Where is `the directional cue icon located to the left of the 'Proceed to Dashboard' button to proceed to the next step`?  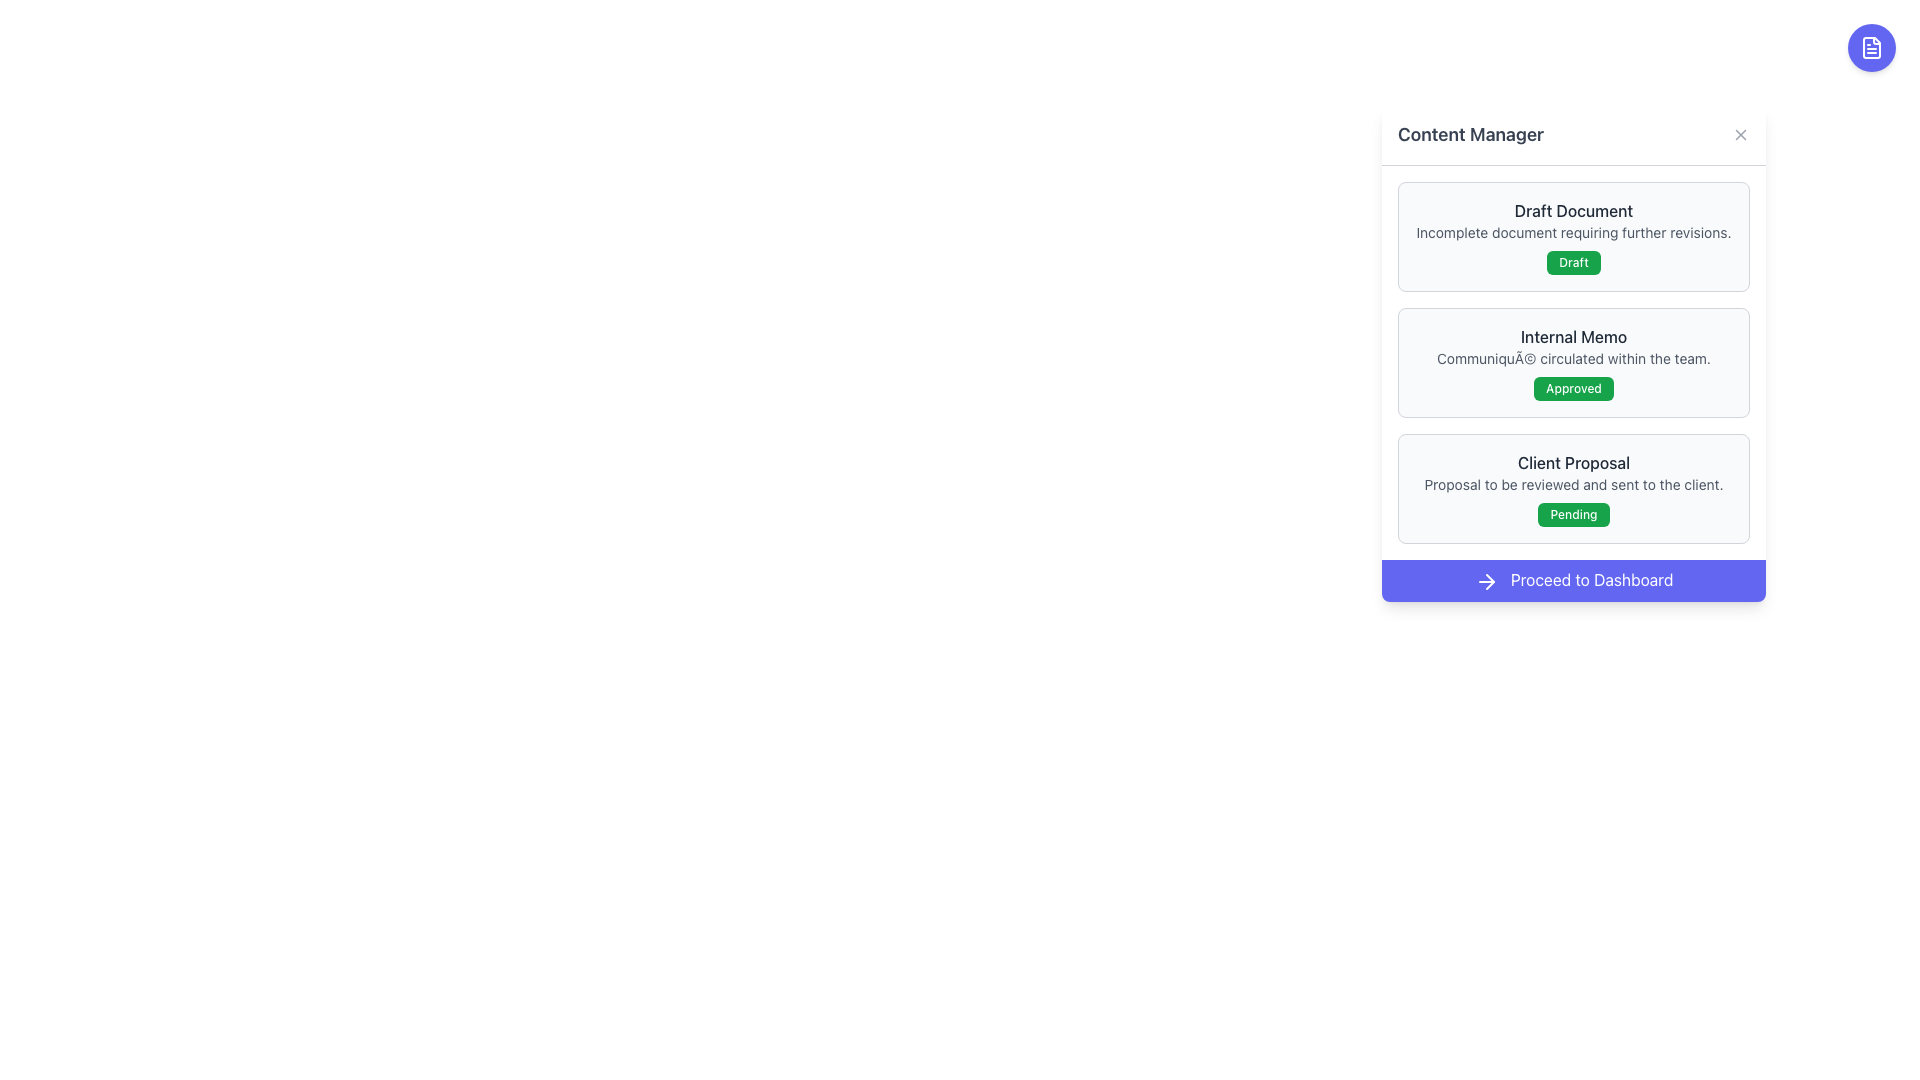
the directional cue icon located to the left of the 'Proceed to Dashboard' button to proceed to the next step is located at coordinates (1486, 581).